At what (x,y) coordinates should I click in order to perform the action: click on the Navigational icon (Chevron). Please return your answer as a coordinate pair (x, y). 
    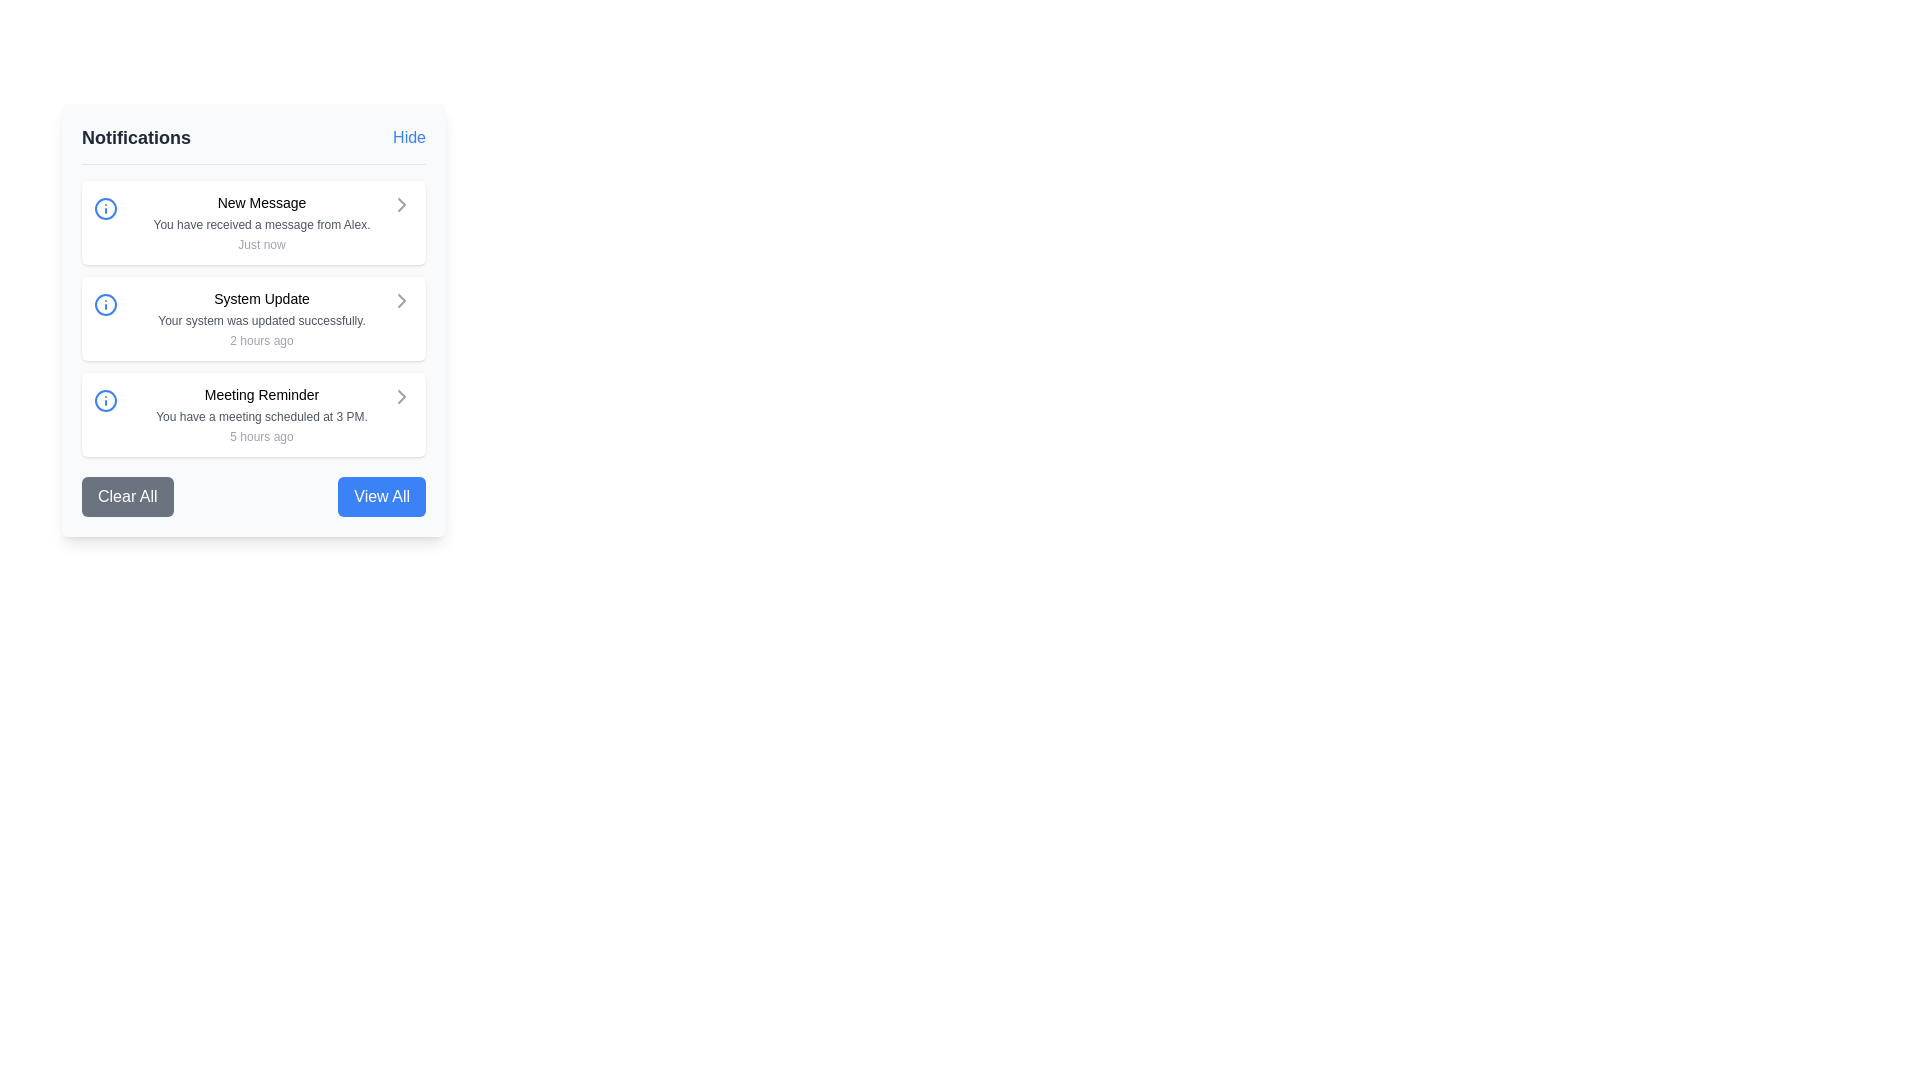
    Looking at the image, I should click on (401, 300).